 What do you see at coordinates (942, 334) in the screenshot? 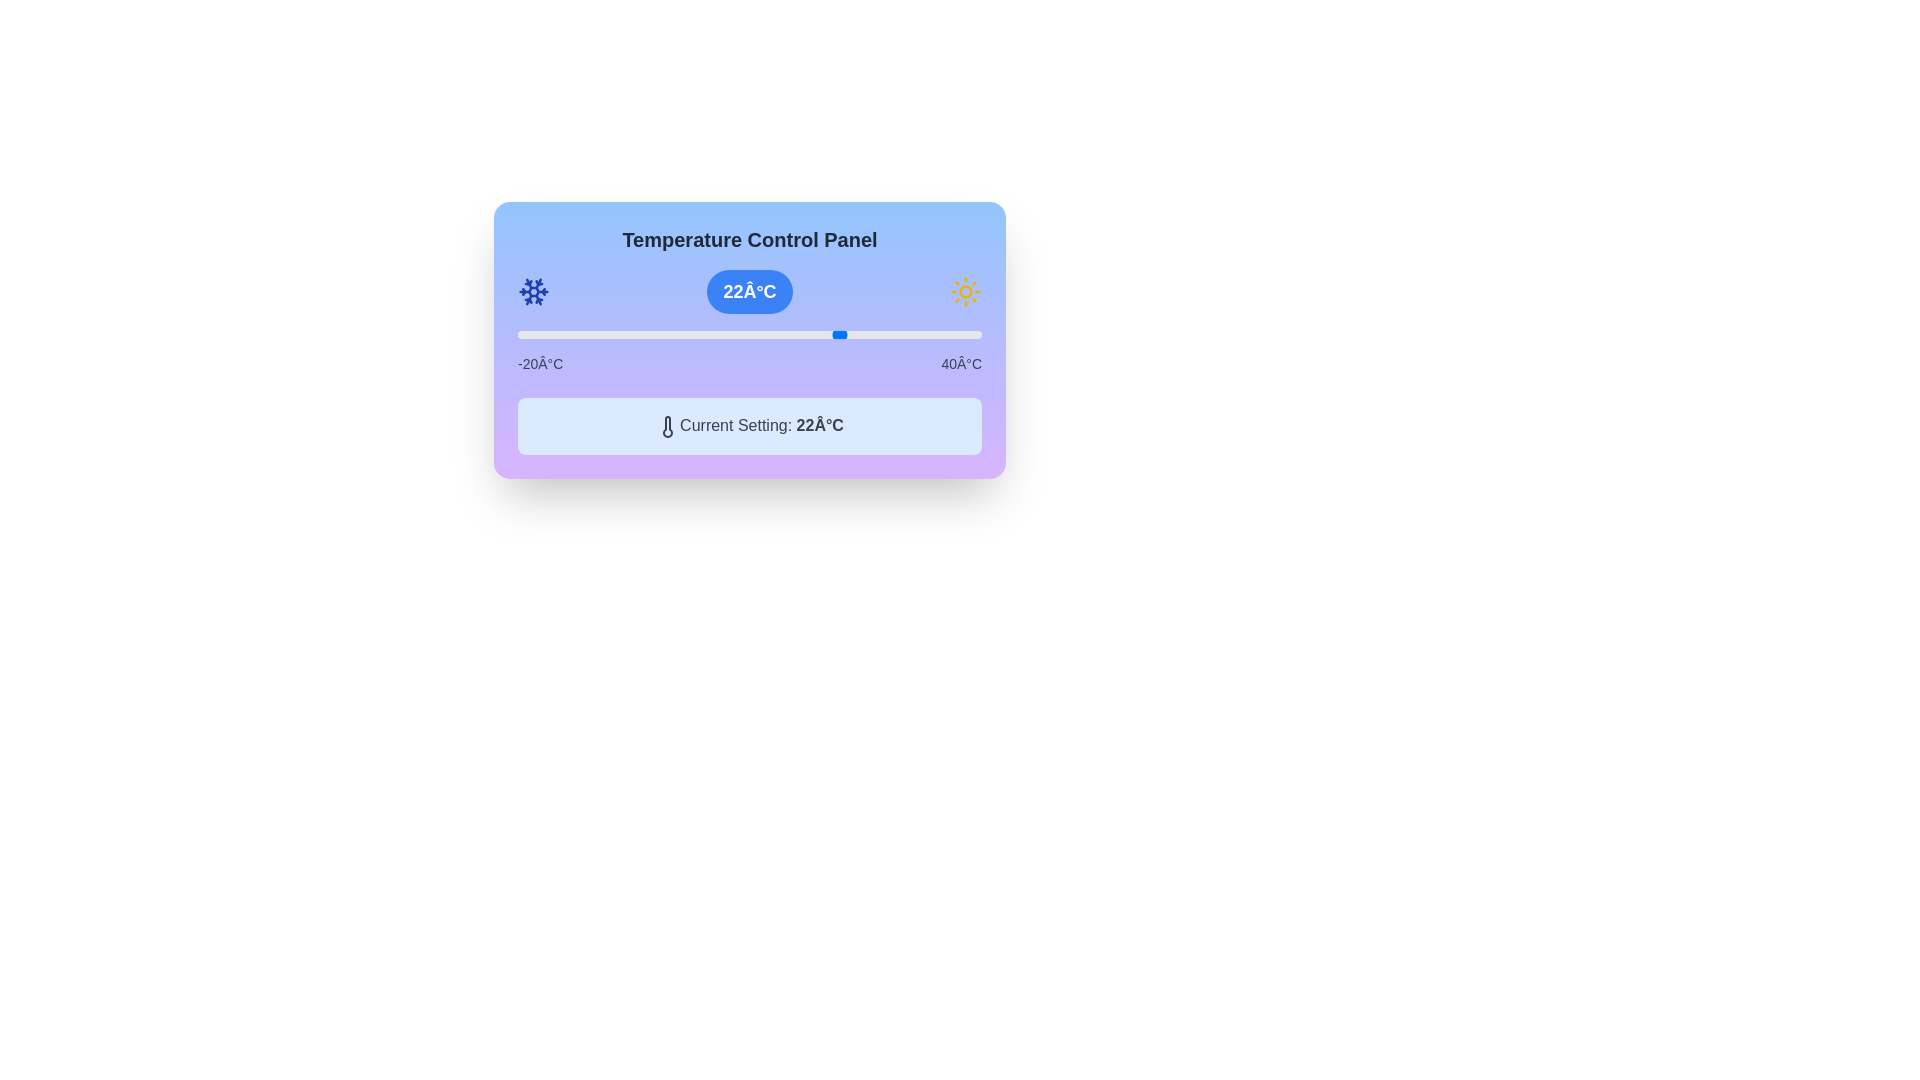
I see `the slider to set the temperature to 35°C` at bounding box center [942, 334].